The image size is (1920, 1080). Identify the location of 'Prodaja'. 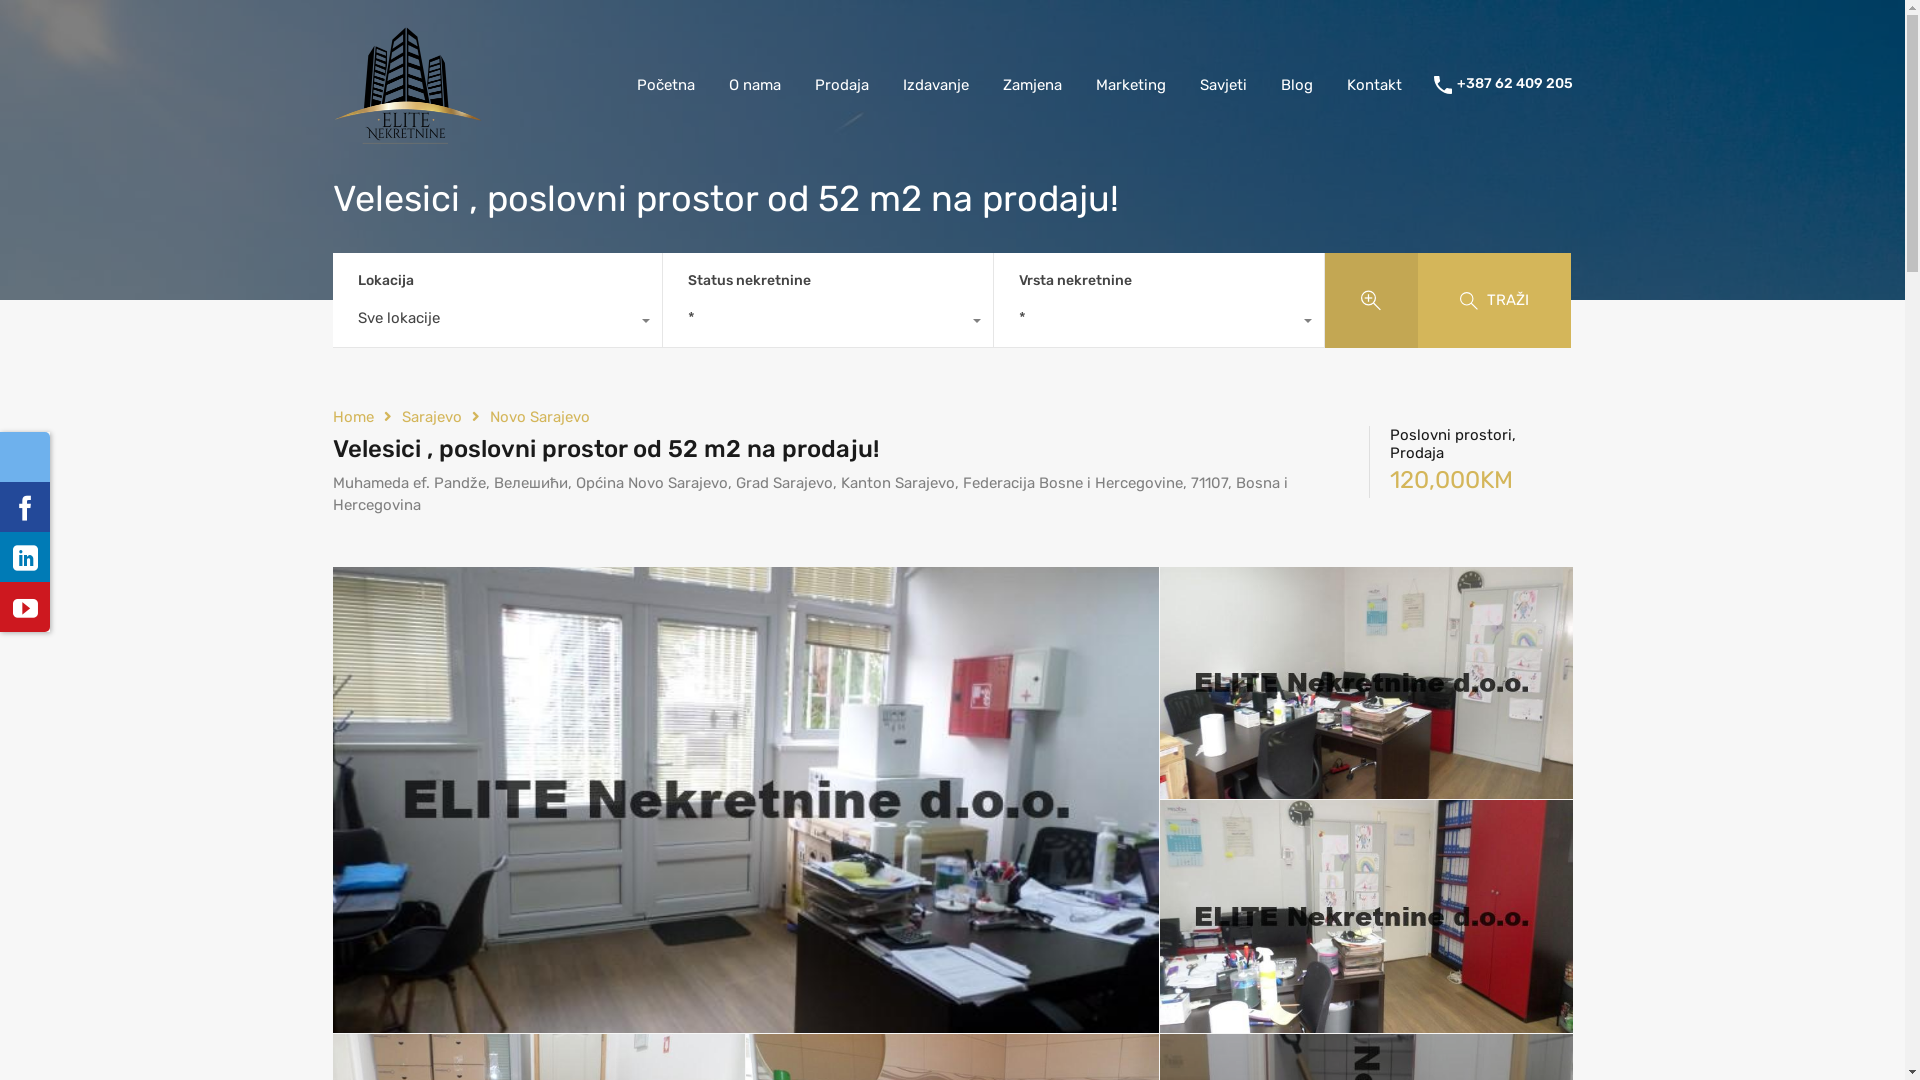
(841, 83).